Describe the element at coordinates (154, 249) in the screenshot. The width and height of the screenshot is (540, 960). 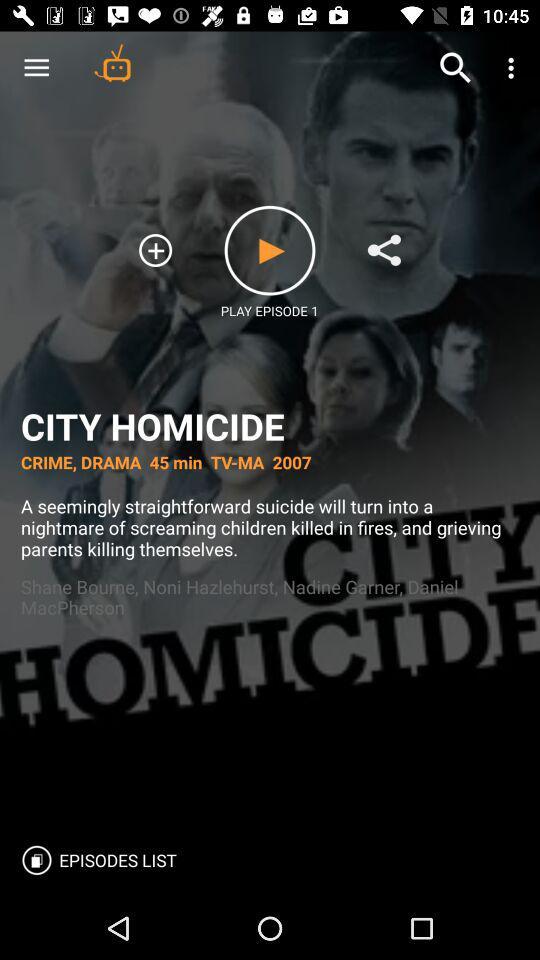
I see `shows the add option` at that location.